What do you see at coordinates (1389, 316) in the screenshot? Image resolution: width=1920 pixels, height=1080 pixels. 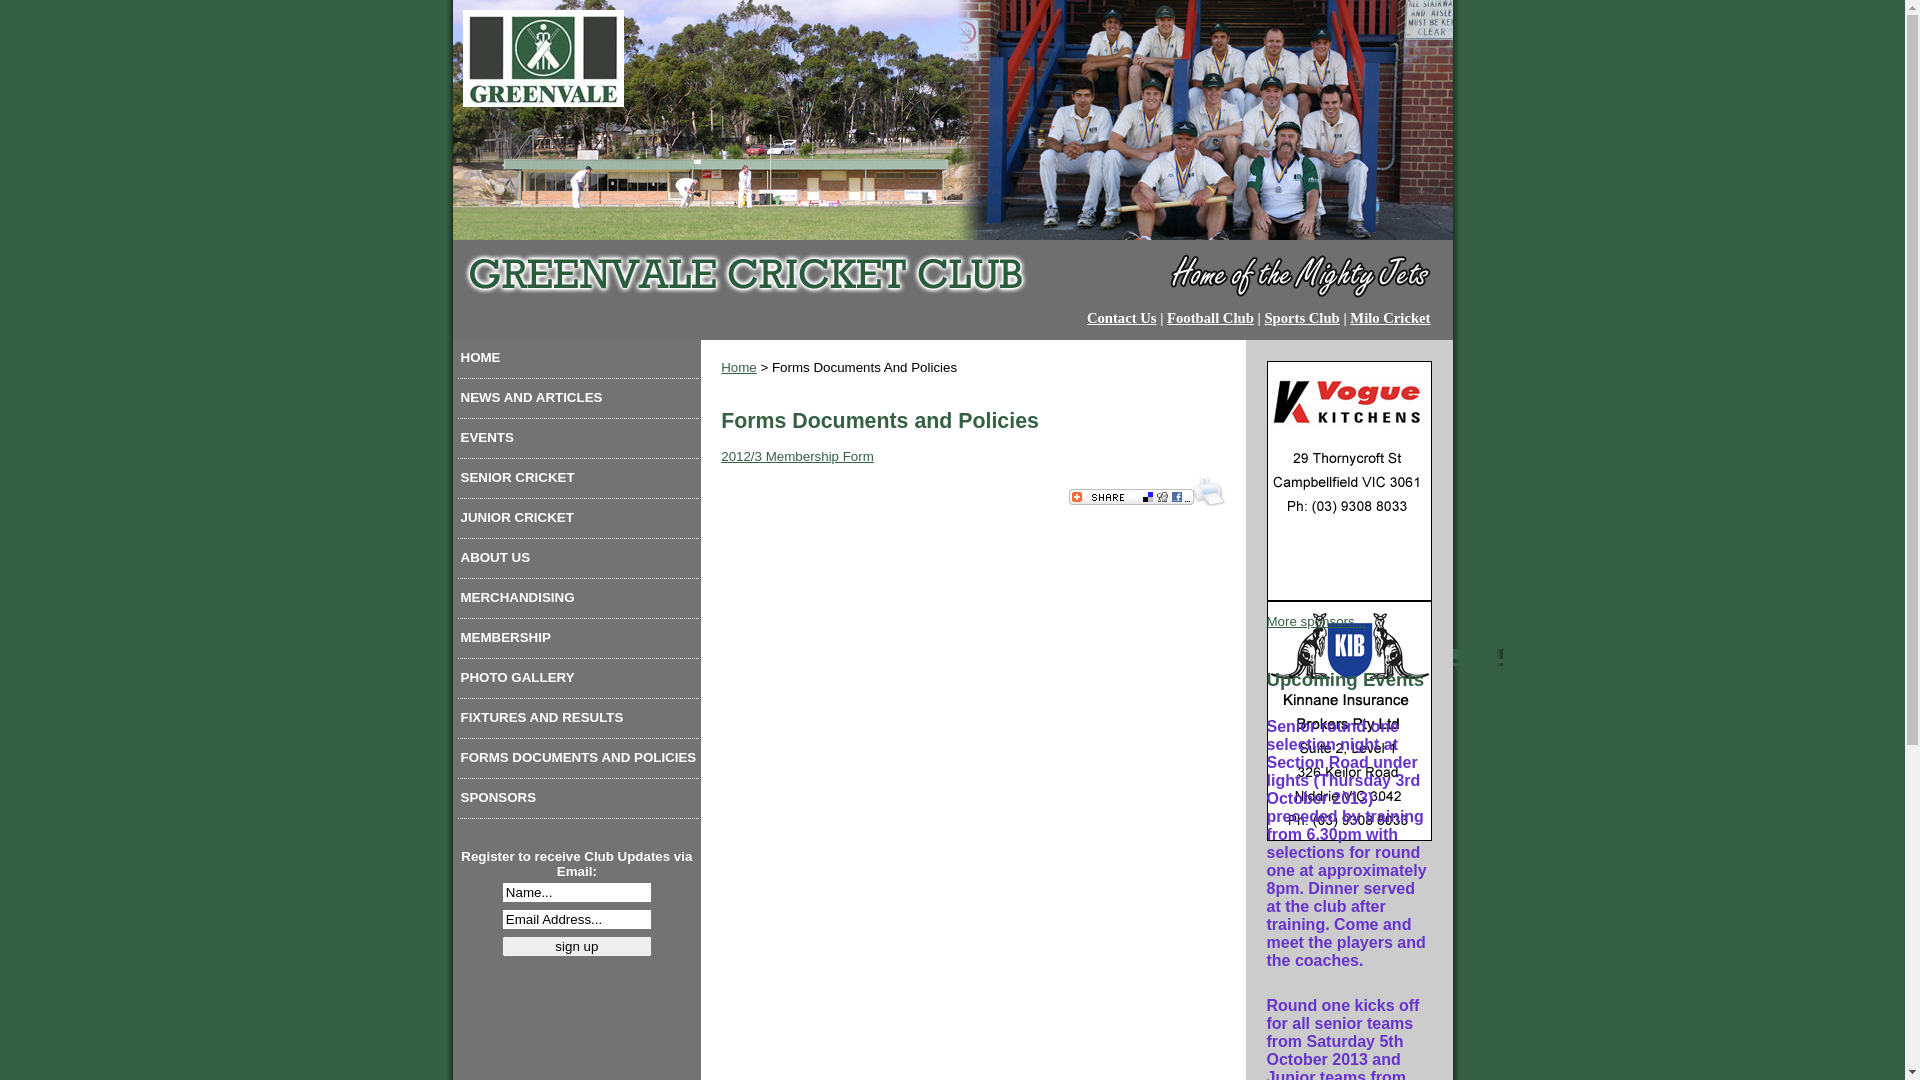 I see `'Milo Cricket'` at bounding box center [1389, 316].